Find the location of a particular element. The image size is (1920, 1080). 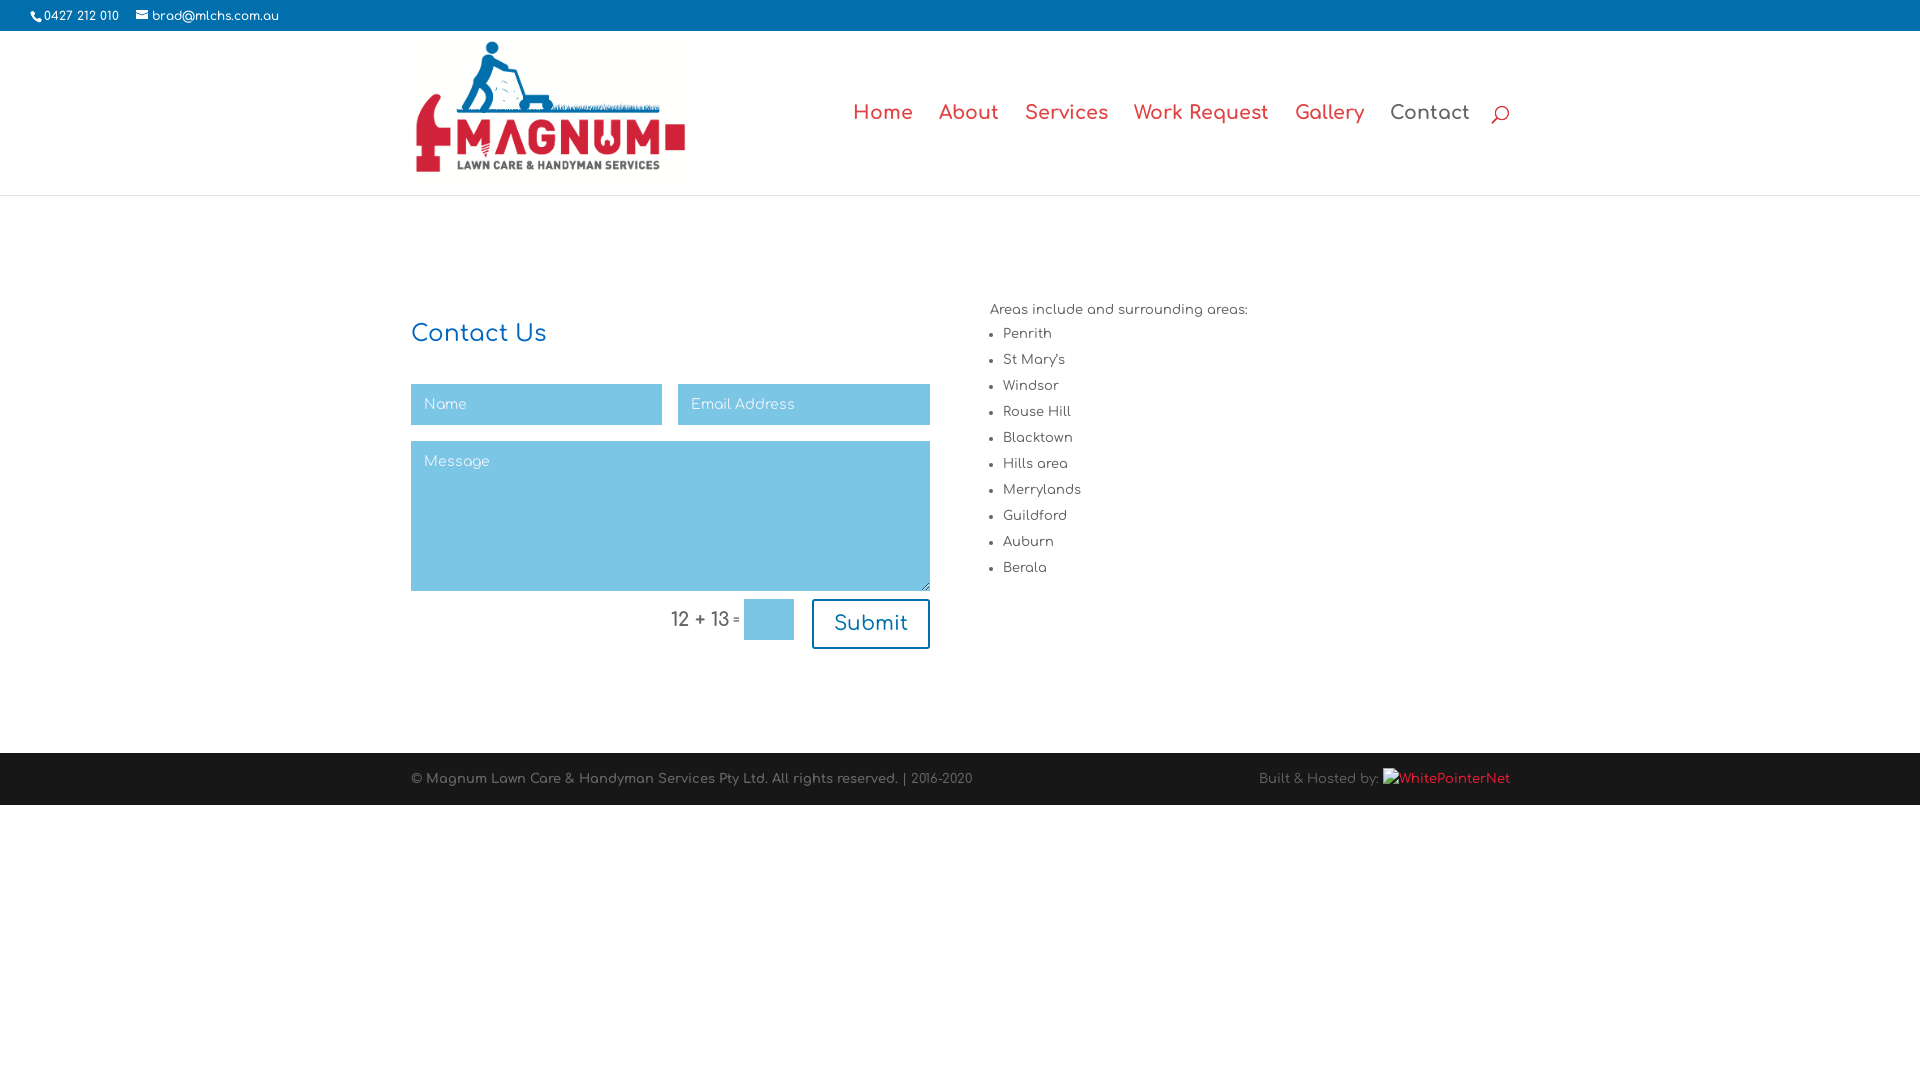

'Contact' is located at coordinates (1389, 149).